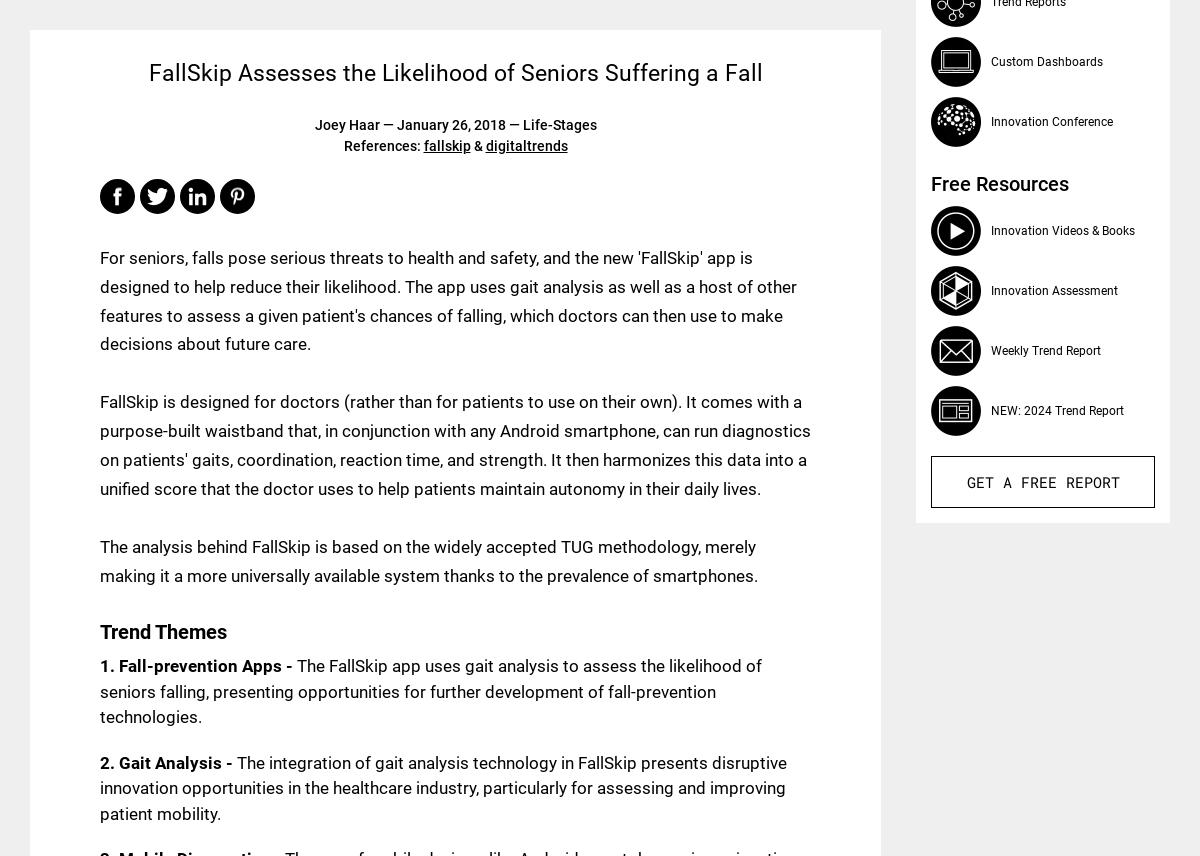  I want to click on 'FallSkip is designed for doctors (rather than for patients to use on their own). It comes with a purpose-built waistband that, in conjunction with any Android smartphone, can run diagnostics on patients' gaits, coordination, reaction time, and strength. It then harmonizes this data into a unified score that the doctor uses to help patients maintain autonomy in their daily lives.', so click(454, 445).